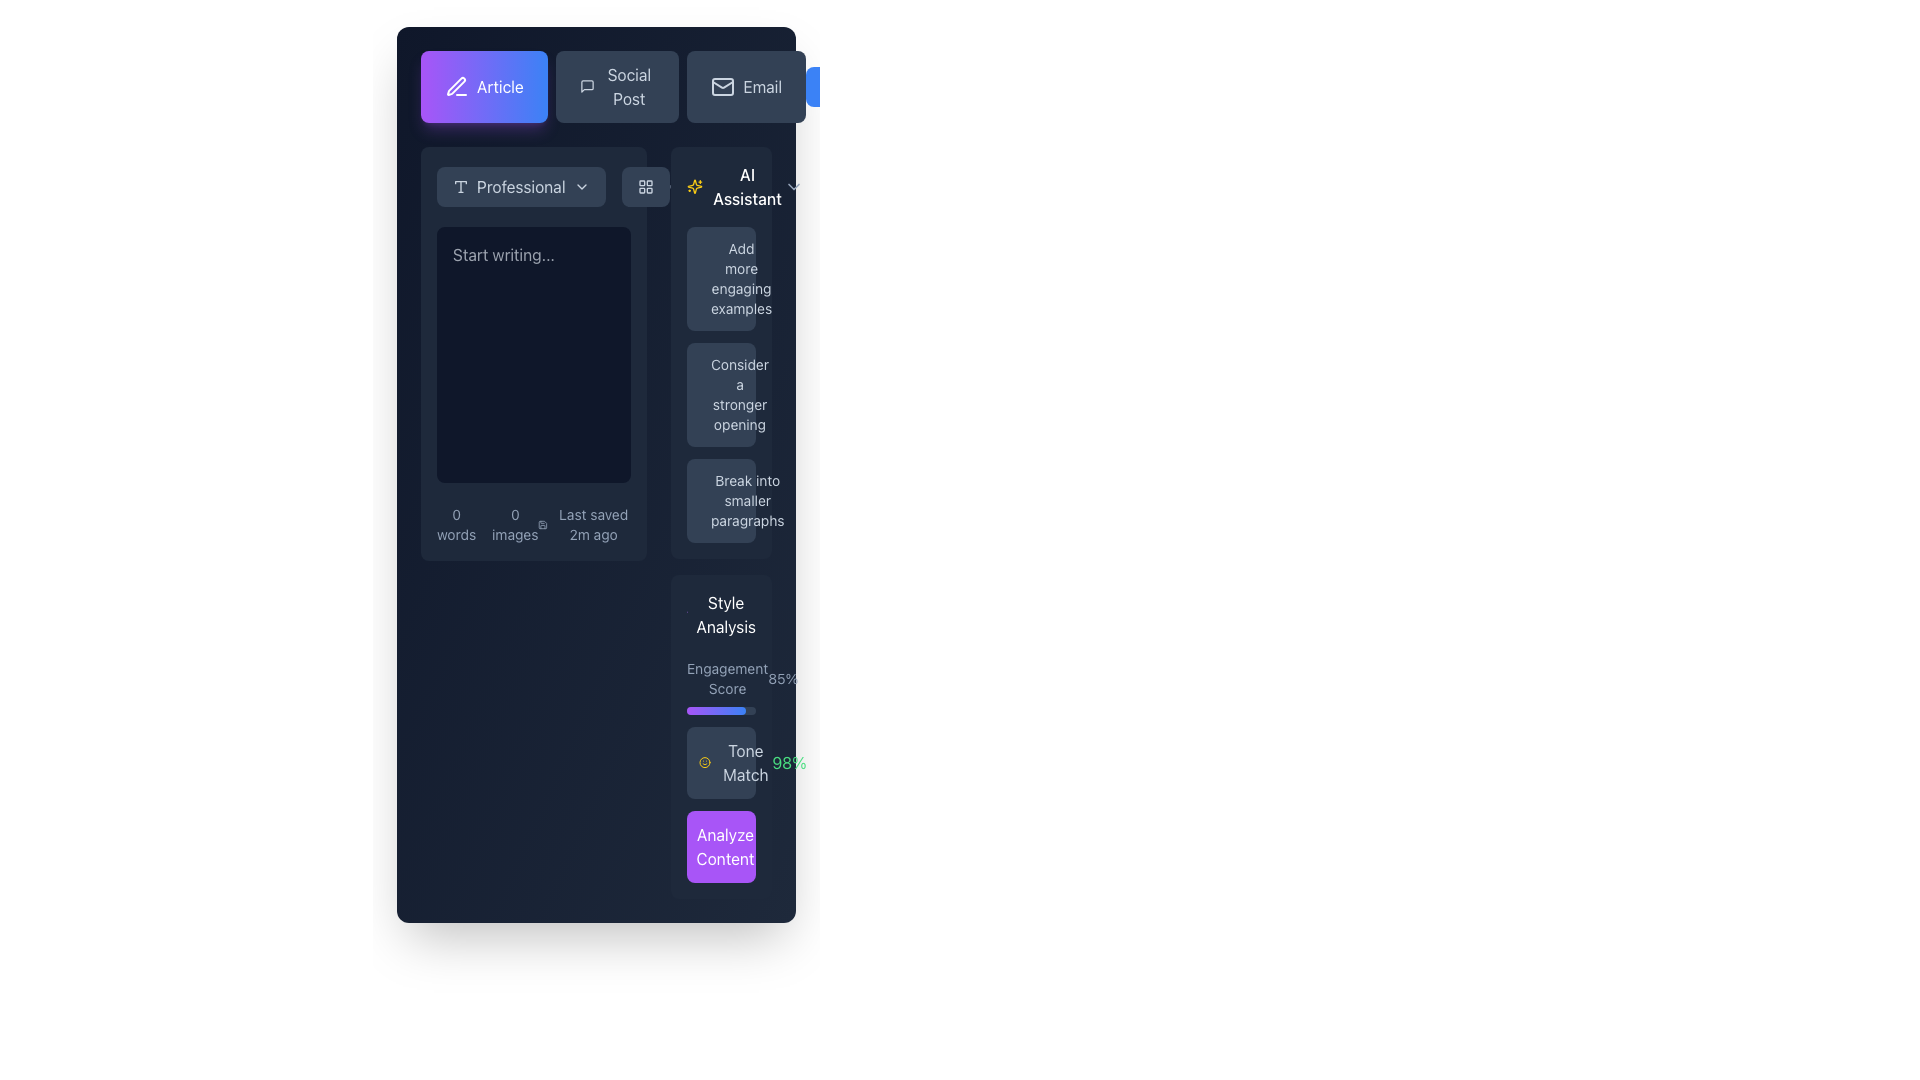  I want to click on the 'Email' button, which is a dark slate gray rectangular button with white text and an envelope icon, located in the upper center of the interface, so click(745, 86).